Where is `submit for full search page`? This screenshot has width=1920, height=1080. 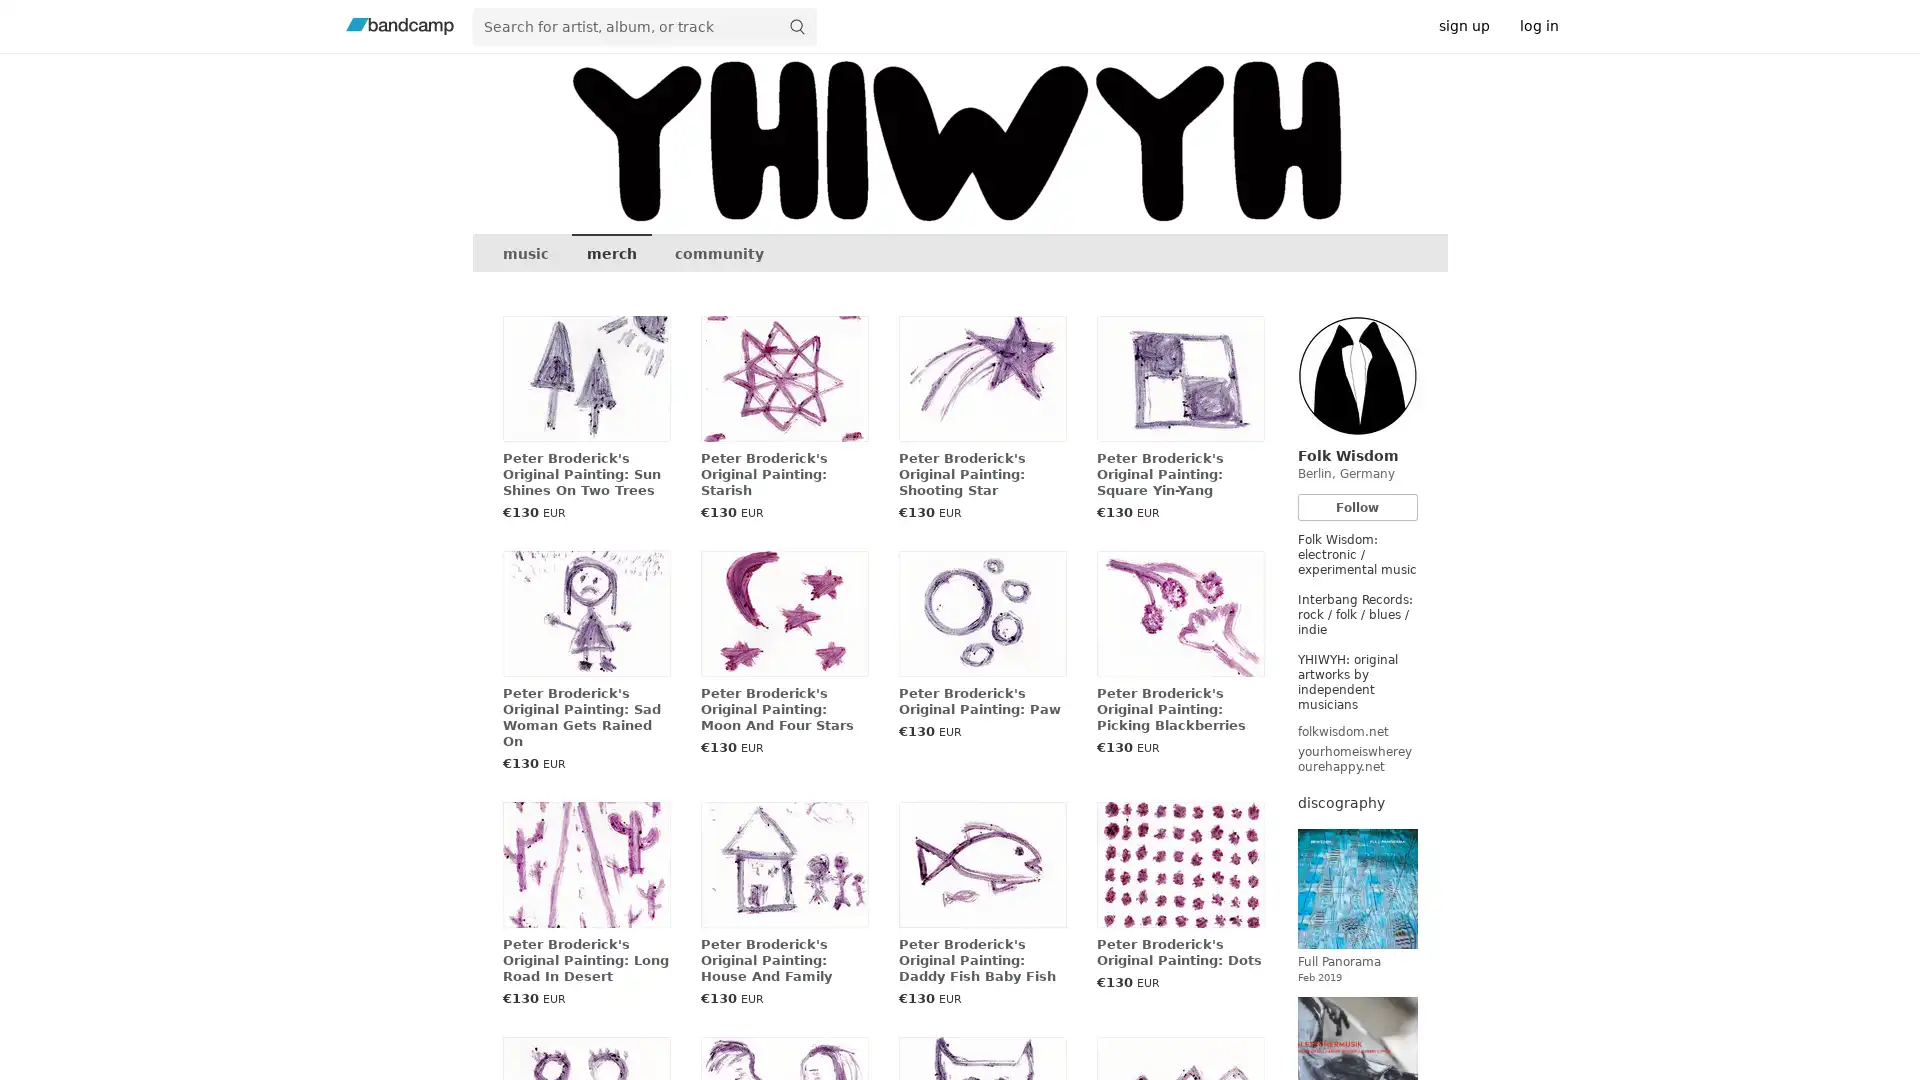 submit for full search page is located at coordinates (795, 26).